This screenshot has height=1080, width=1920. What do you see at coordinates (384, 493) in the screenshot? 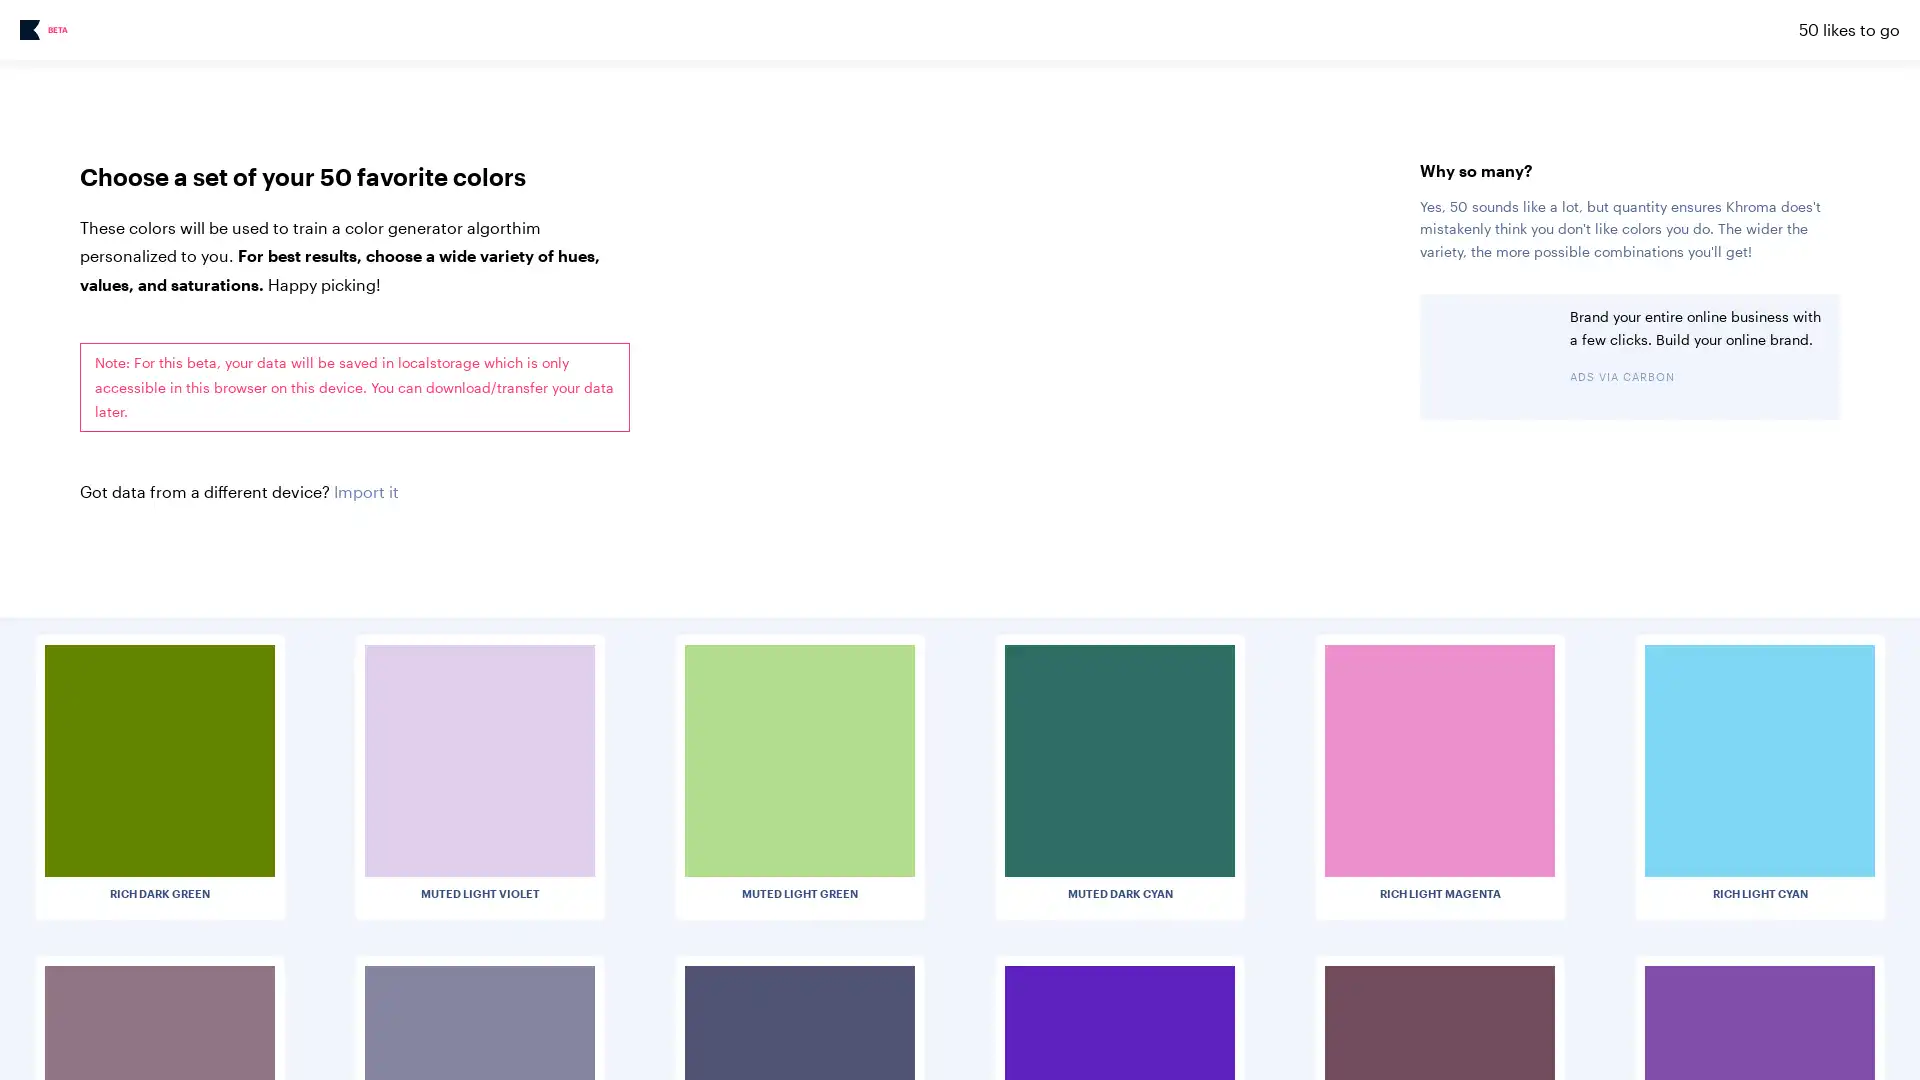
I see `Choose File` at bounding box center [384, 493].